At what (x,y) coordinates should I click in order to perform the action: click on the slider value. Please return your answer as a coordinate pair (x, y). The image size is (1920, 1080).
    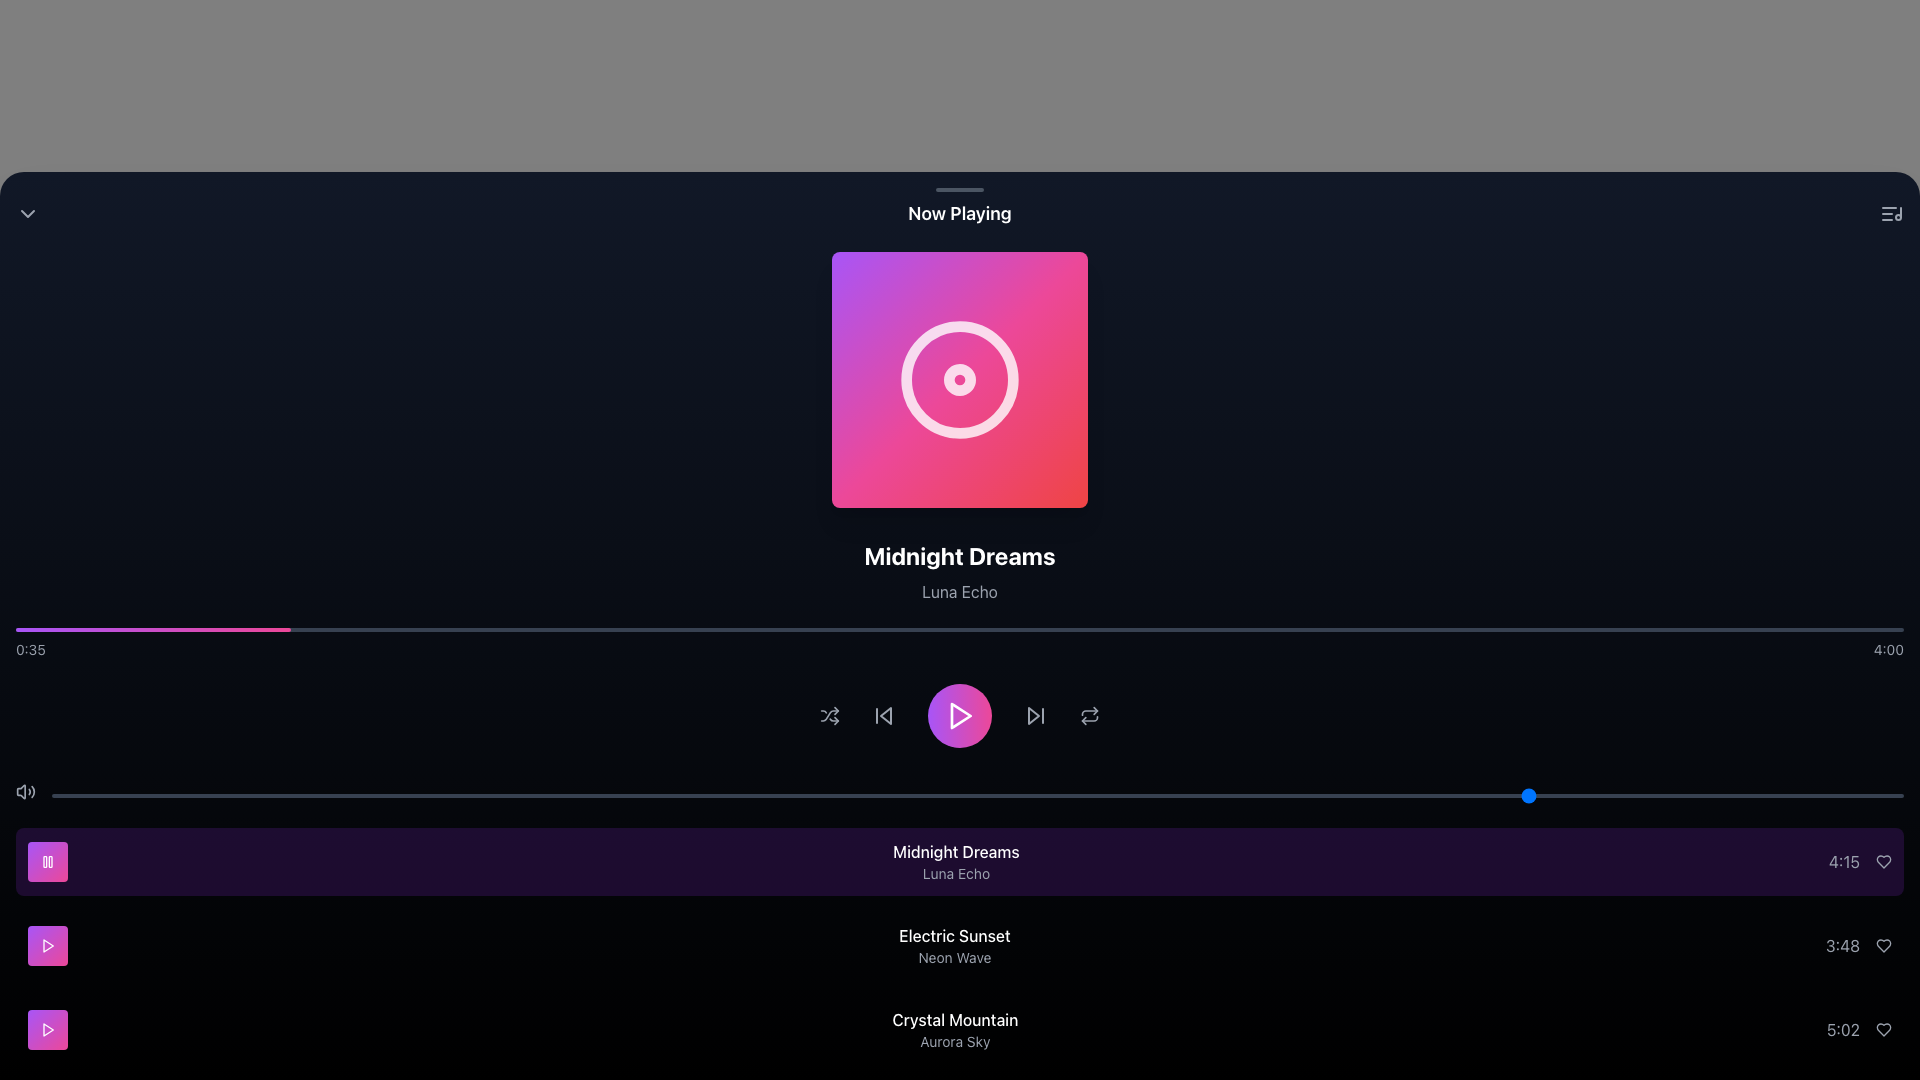
    Looking at the image, I should click on (366, 794).